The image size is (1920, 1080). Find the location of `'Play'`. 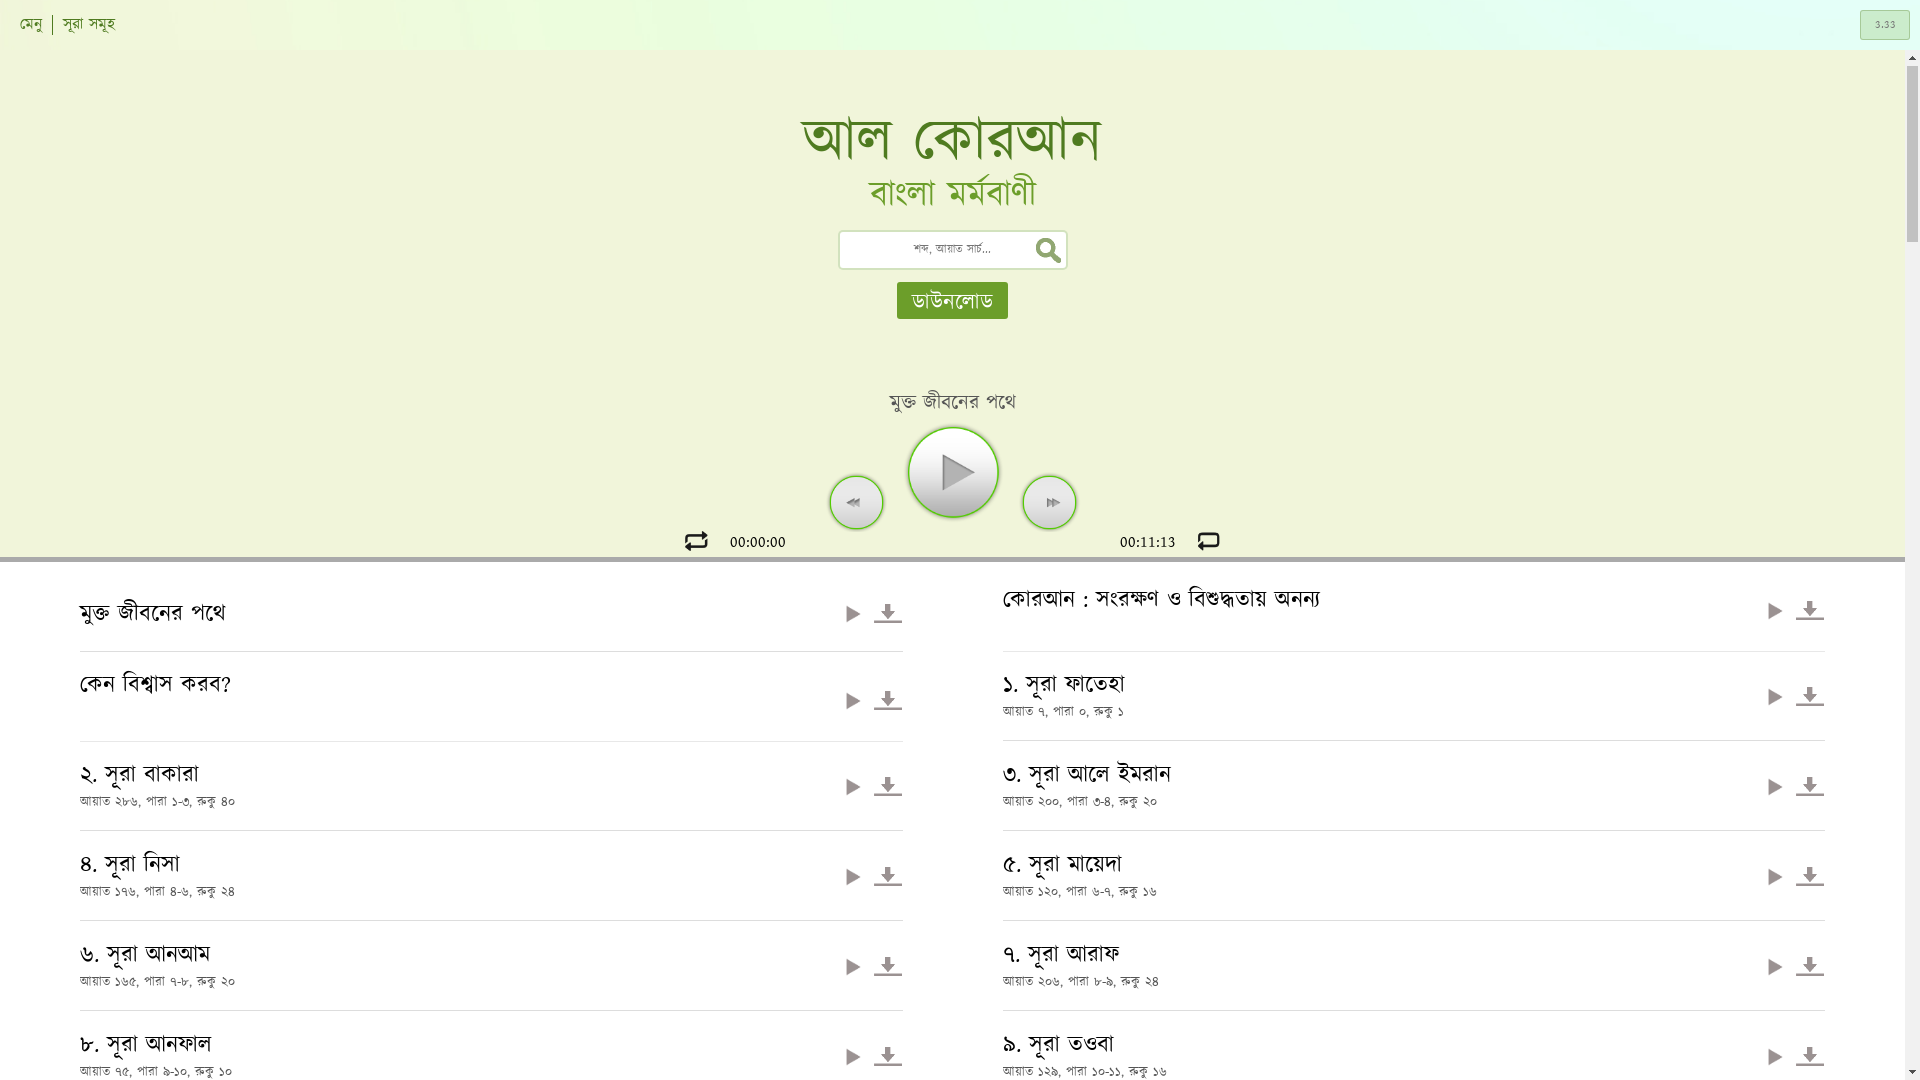

'Play' is located at coordinates (1775, 1055).